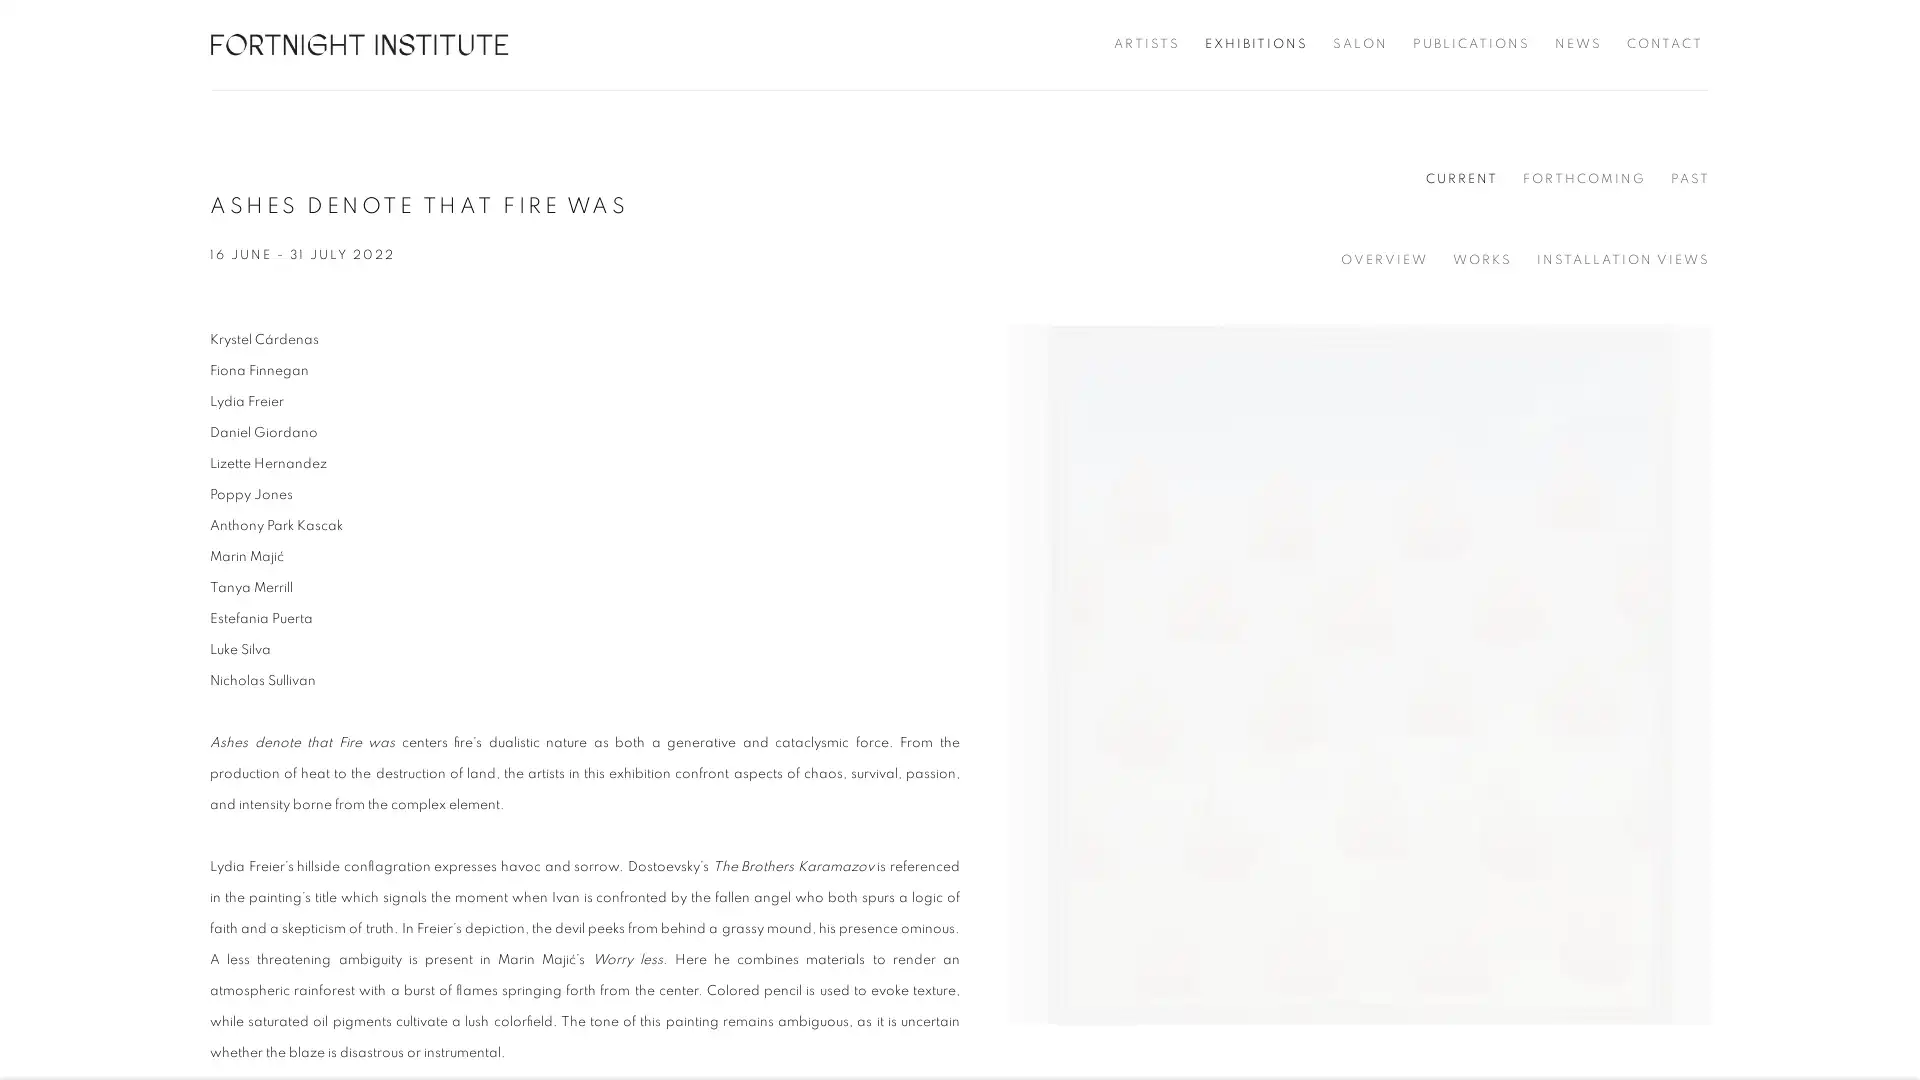 This screenshot has width=1920, height=1080. What do you see at coordinates (1482, 262) in the screenshot?
I see `WORKS` at bounding box center [1482, 262].